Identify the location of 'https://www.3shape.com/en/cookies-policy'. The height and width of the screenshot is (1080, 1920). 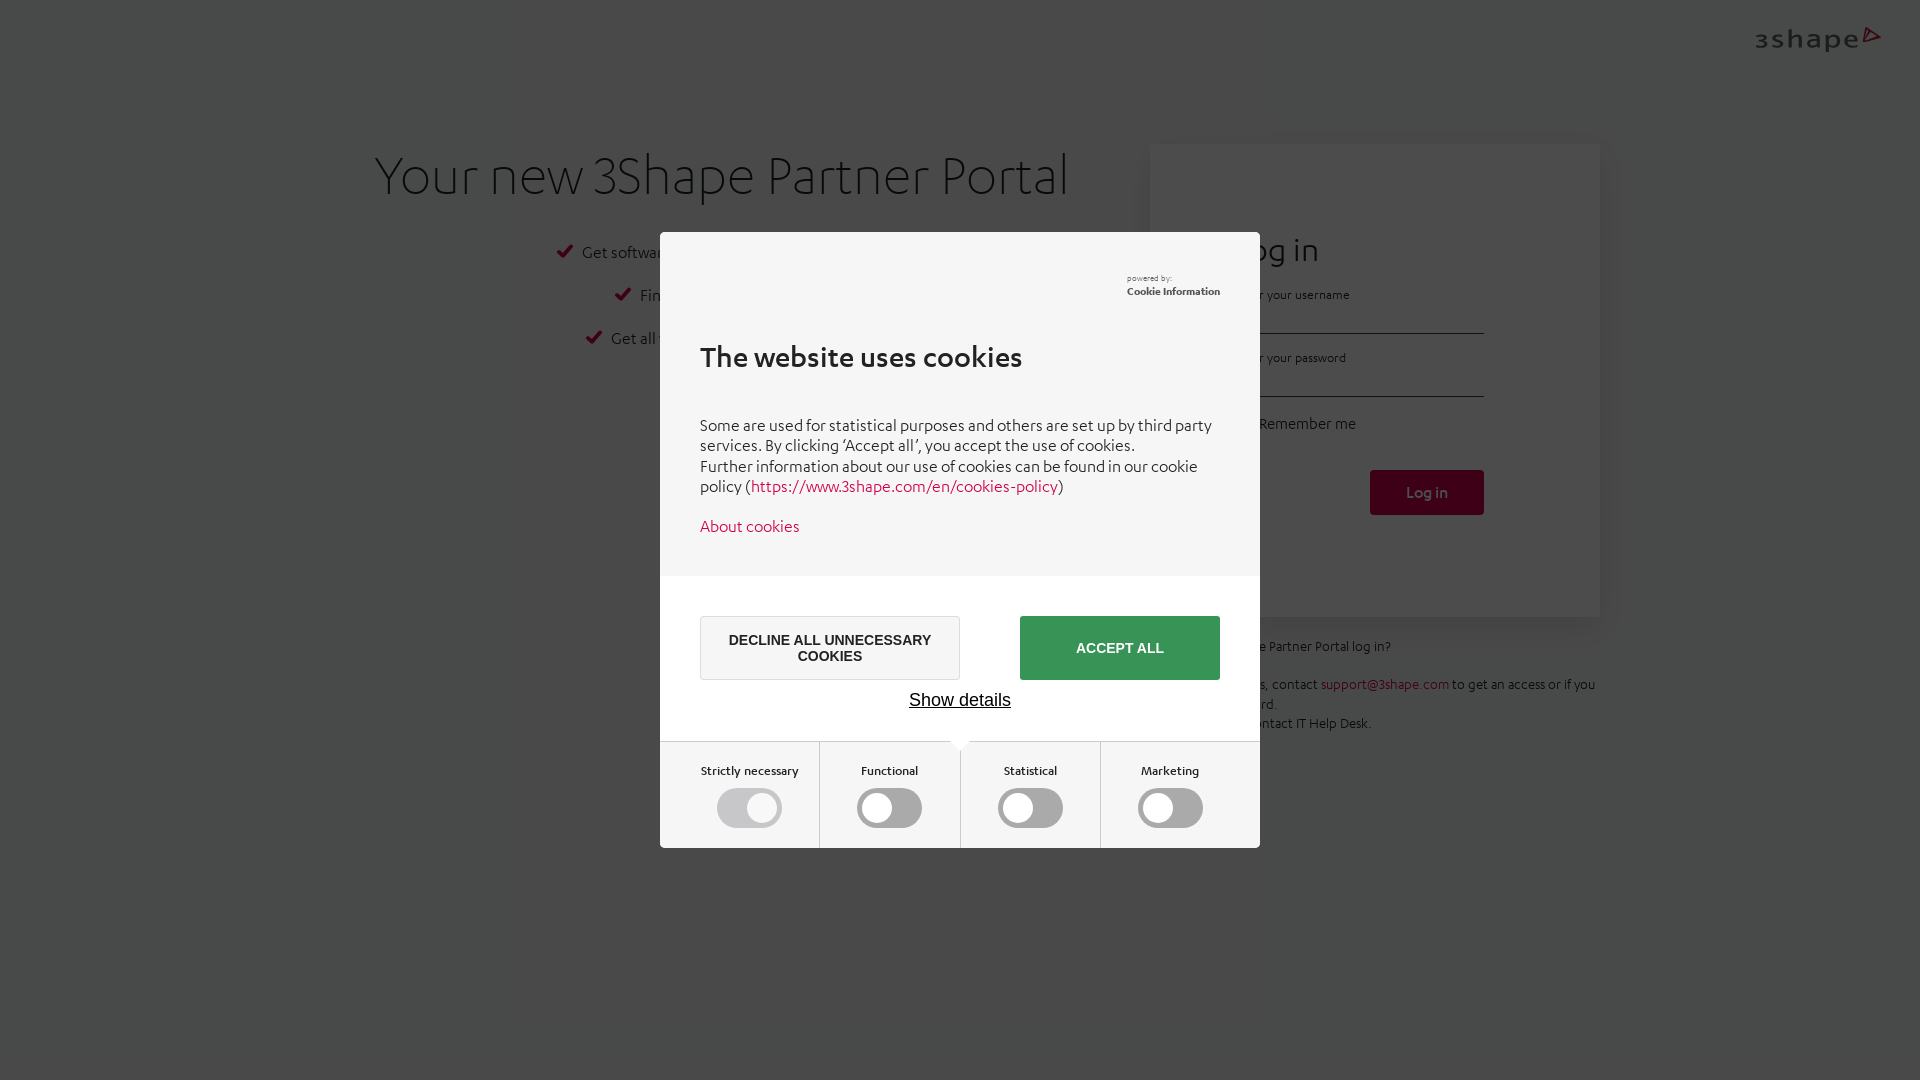
(903, 486).